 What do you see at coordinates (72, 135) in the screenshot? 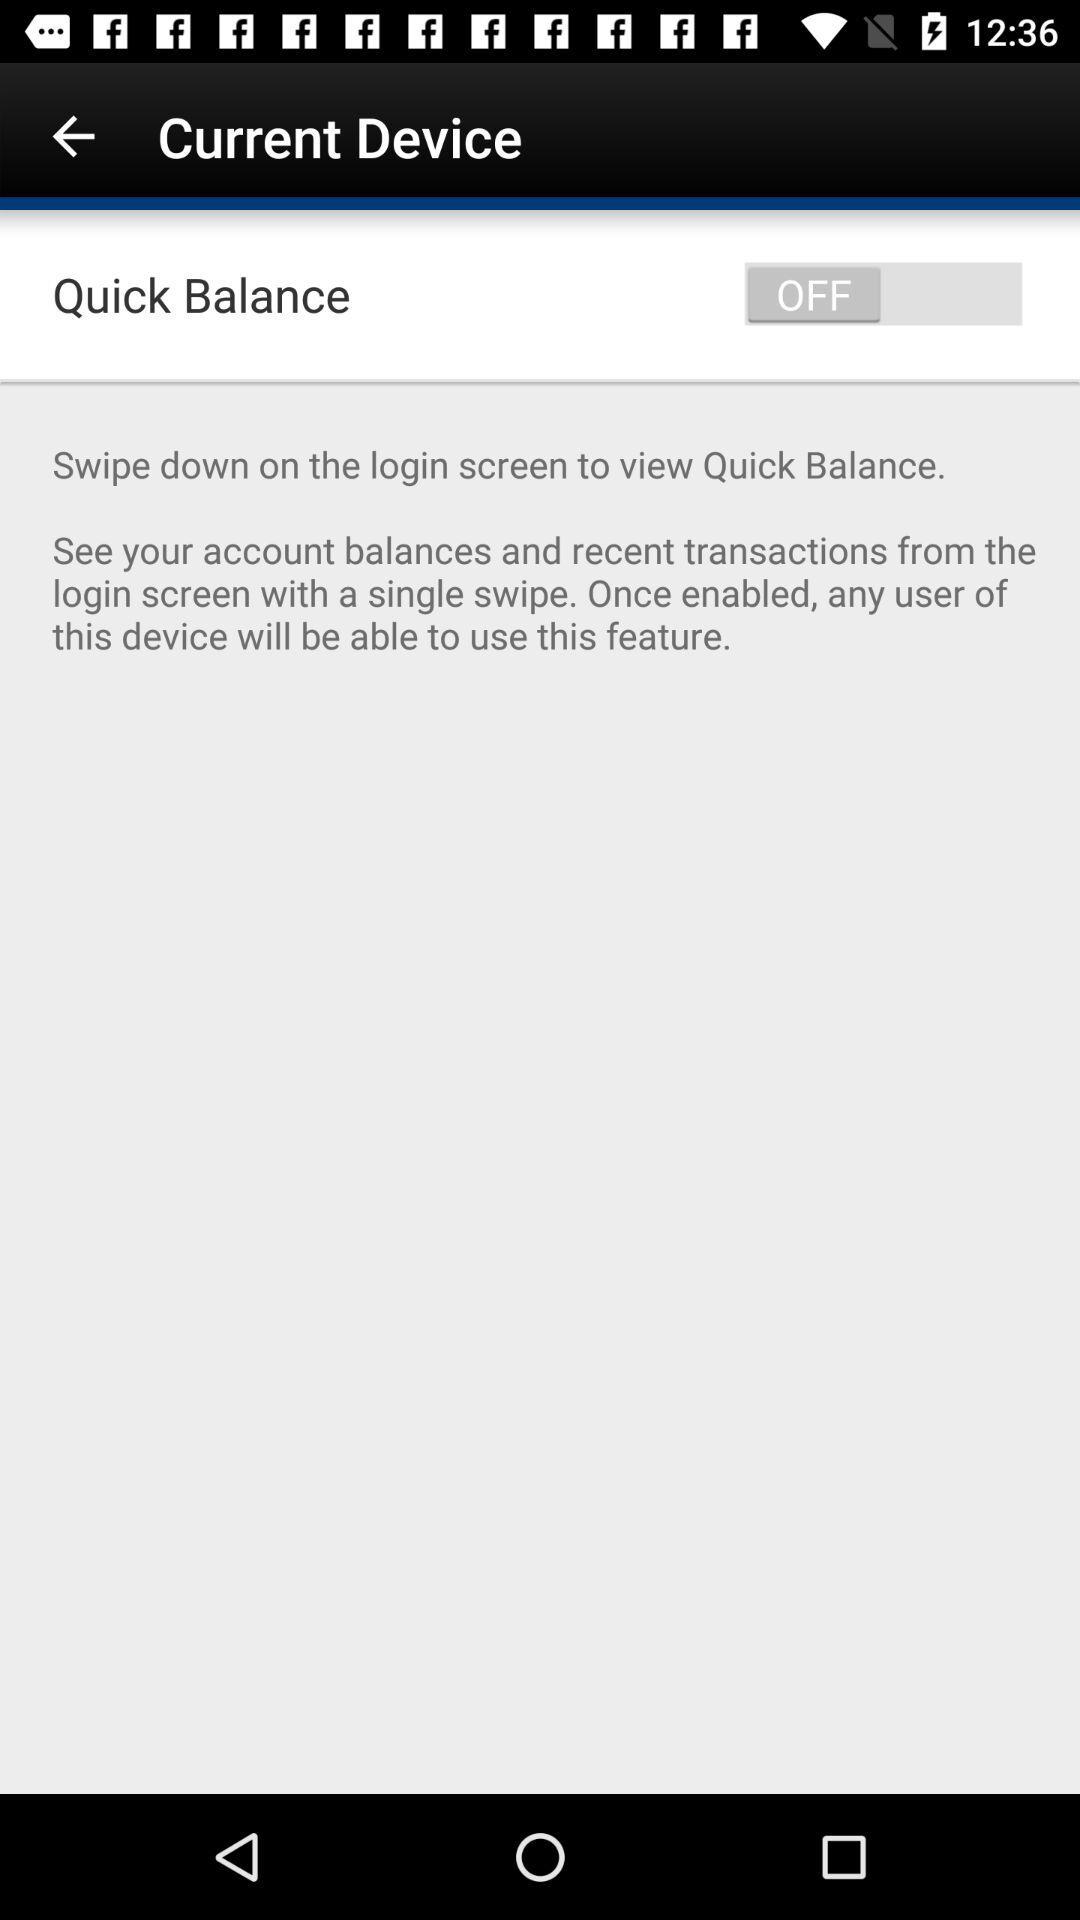
I see `the app next to the current device` at bounding box center [72, 135].